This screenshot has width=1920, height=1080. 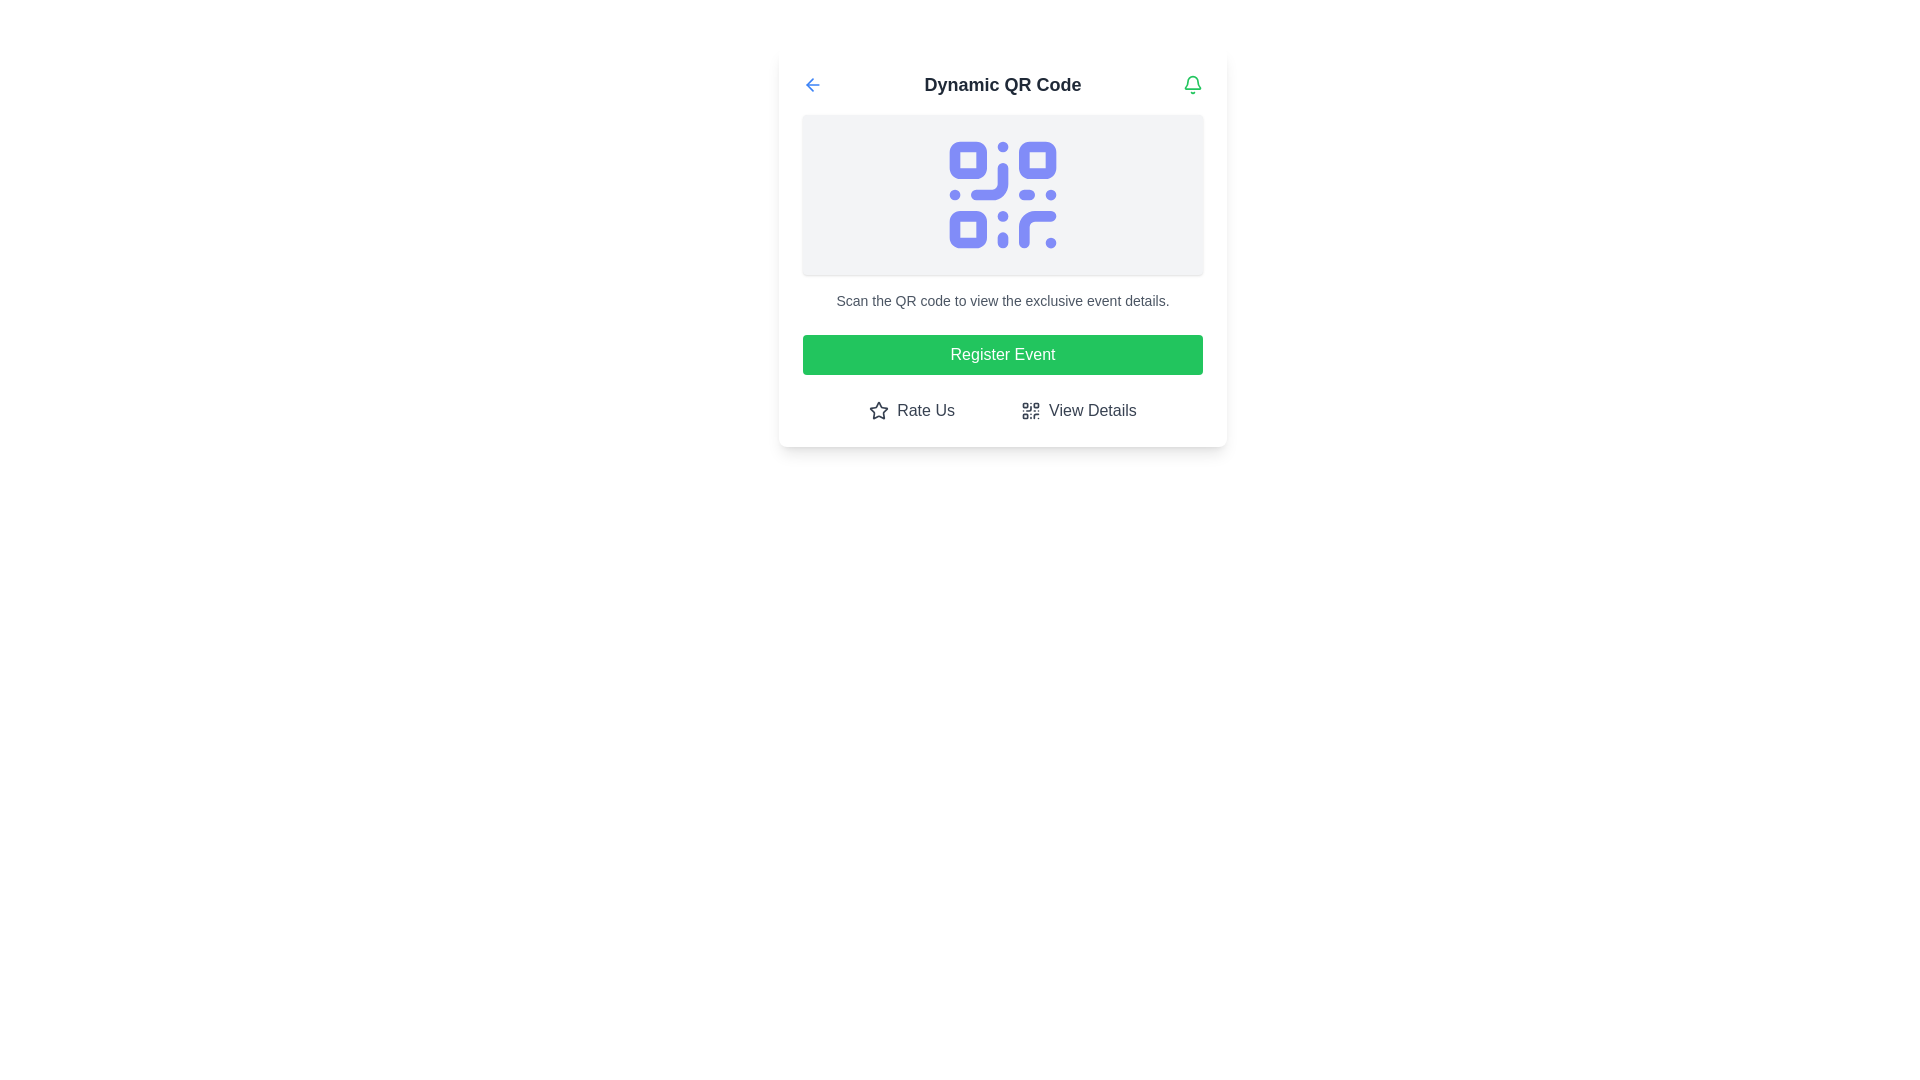 I want to click on the upper-left small square segment of the QR code, which is a light blue rectangle with rounded corners, part of the overall QR code graphic, so click(x=968, y=159).